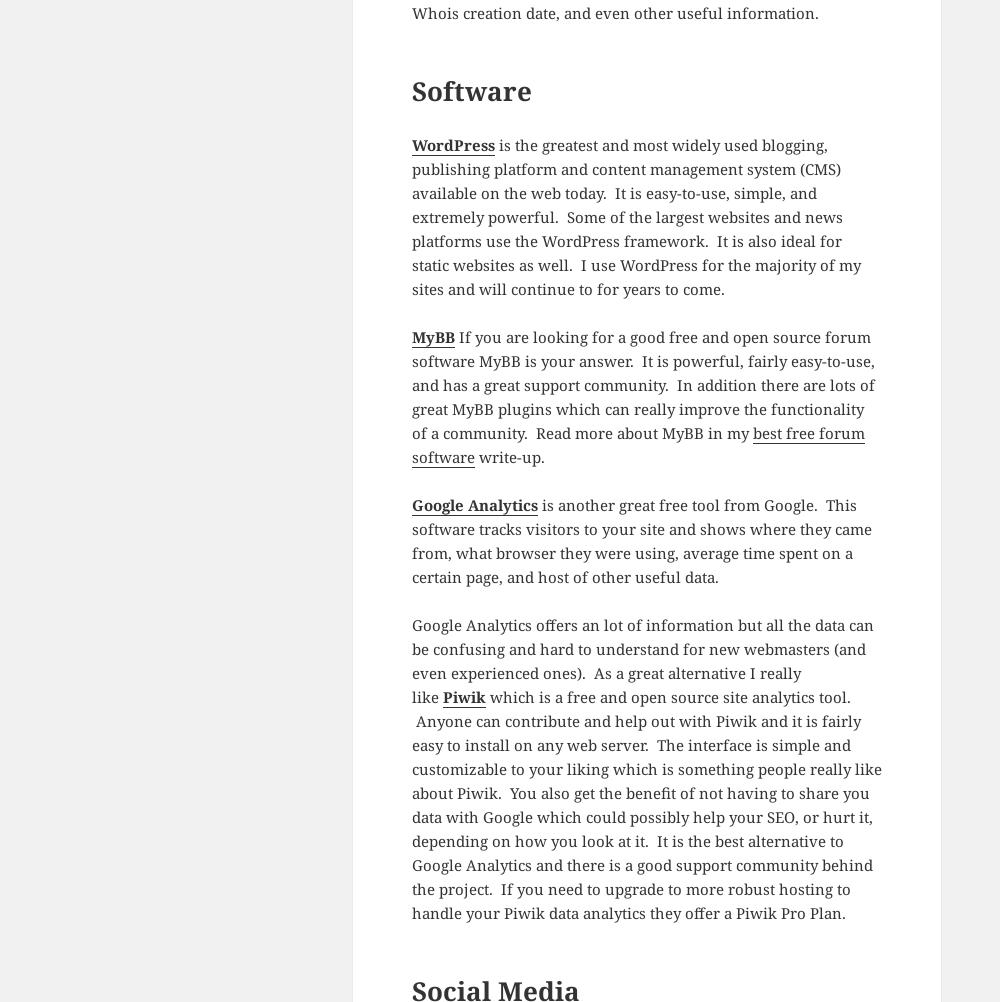  Describe the element at coordinates (470, 89) in the screenshot. I see `'Software'` at that location.